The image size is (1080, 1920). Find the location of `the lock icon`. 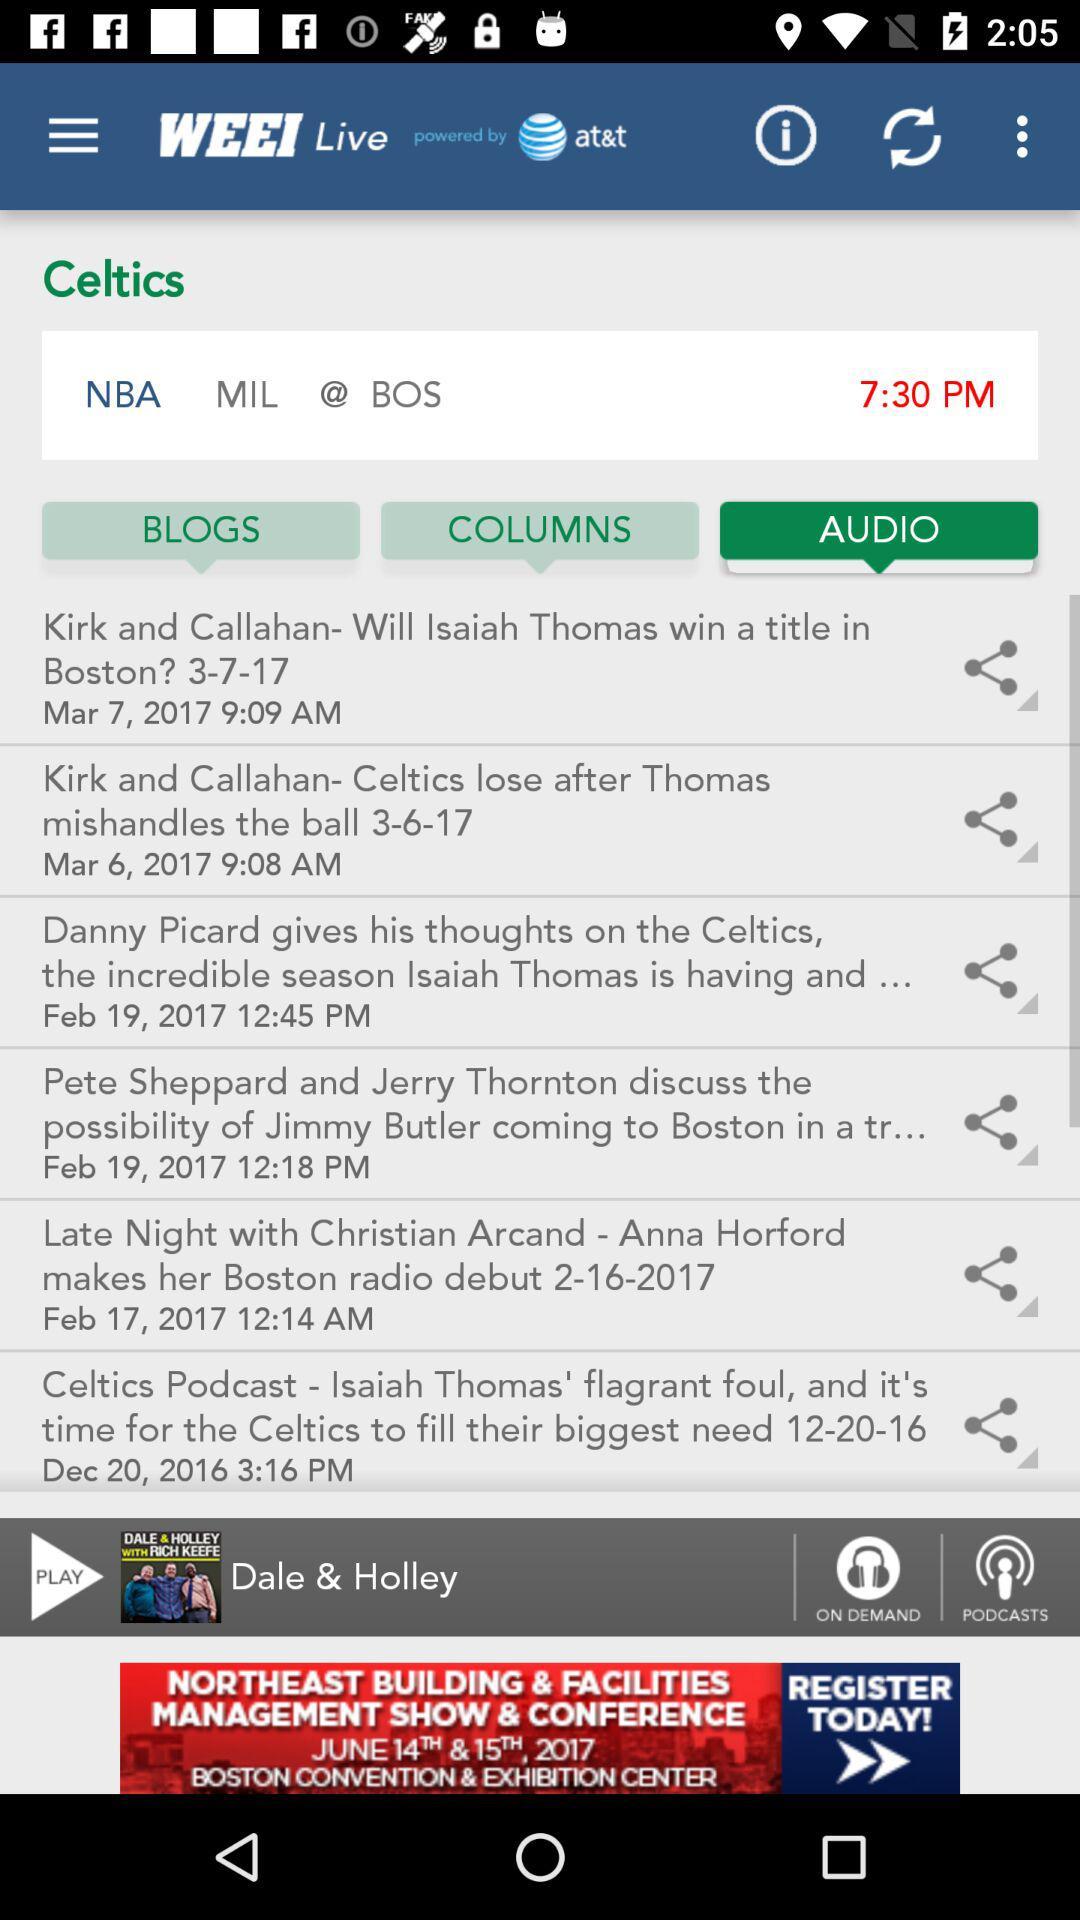

the lock icon is located at coordinates (866, 1576).